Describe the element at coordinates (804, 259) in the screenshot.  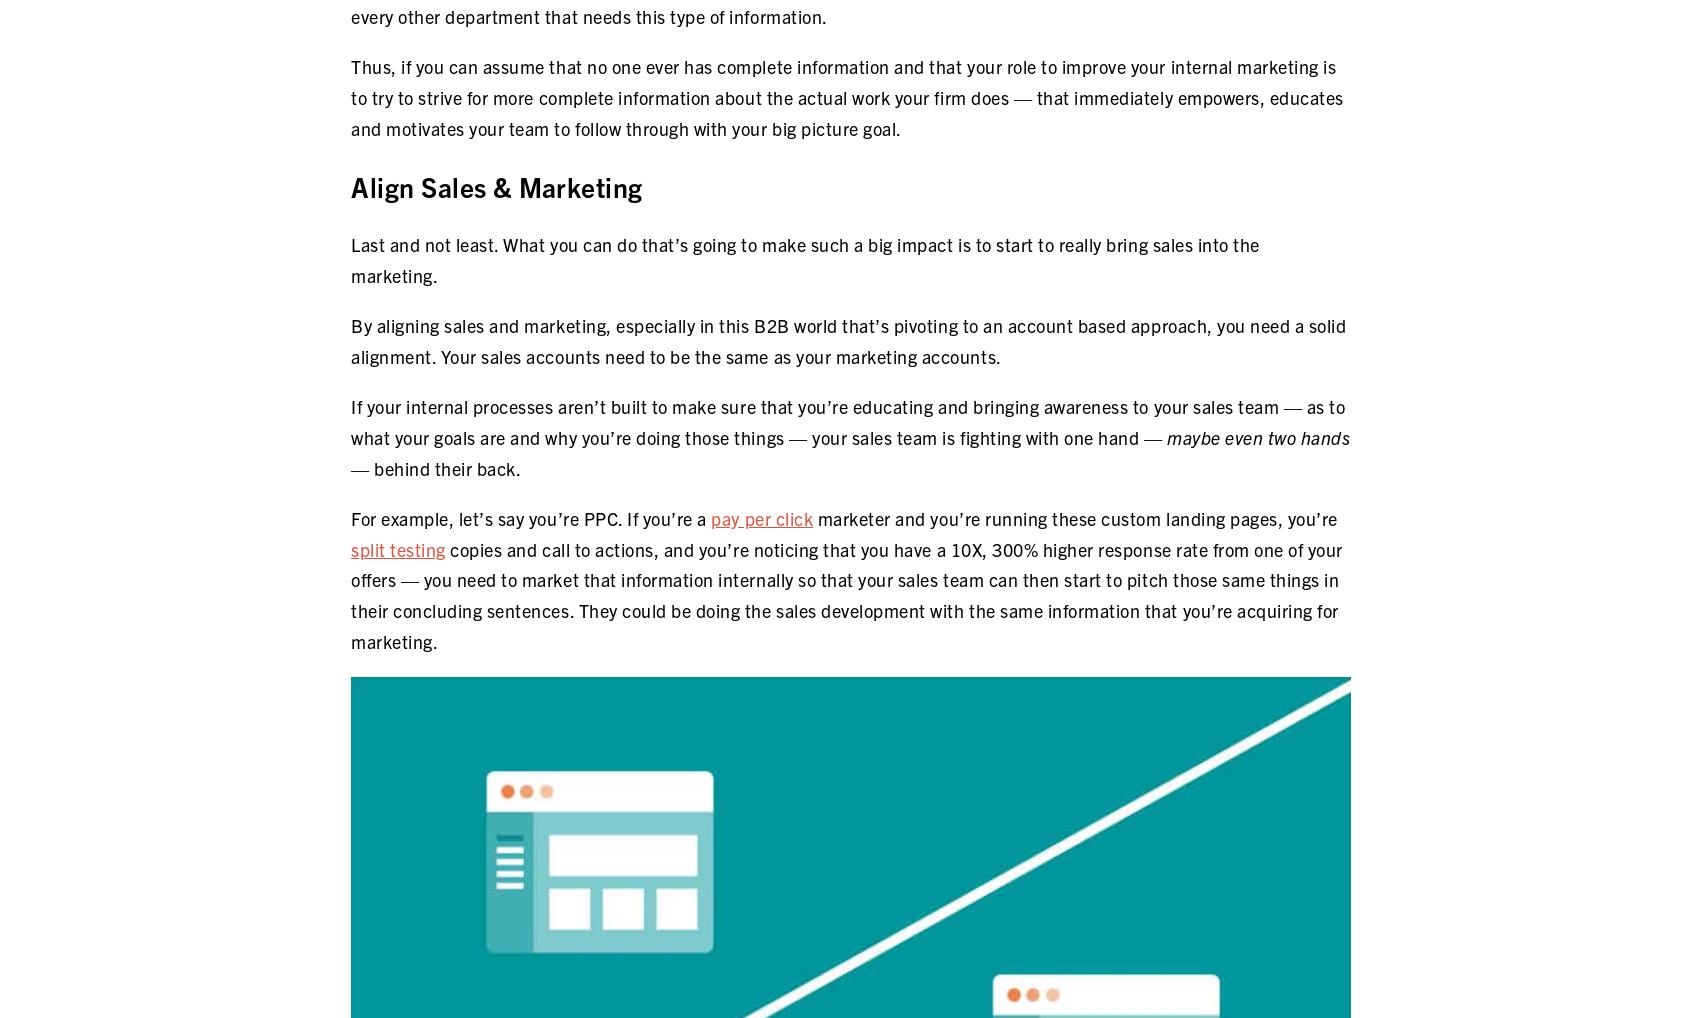
I see `'Last and not least. What you can do that’s going to make such a big impact is to start to really bring sales into the marketing.'` at that location.